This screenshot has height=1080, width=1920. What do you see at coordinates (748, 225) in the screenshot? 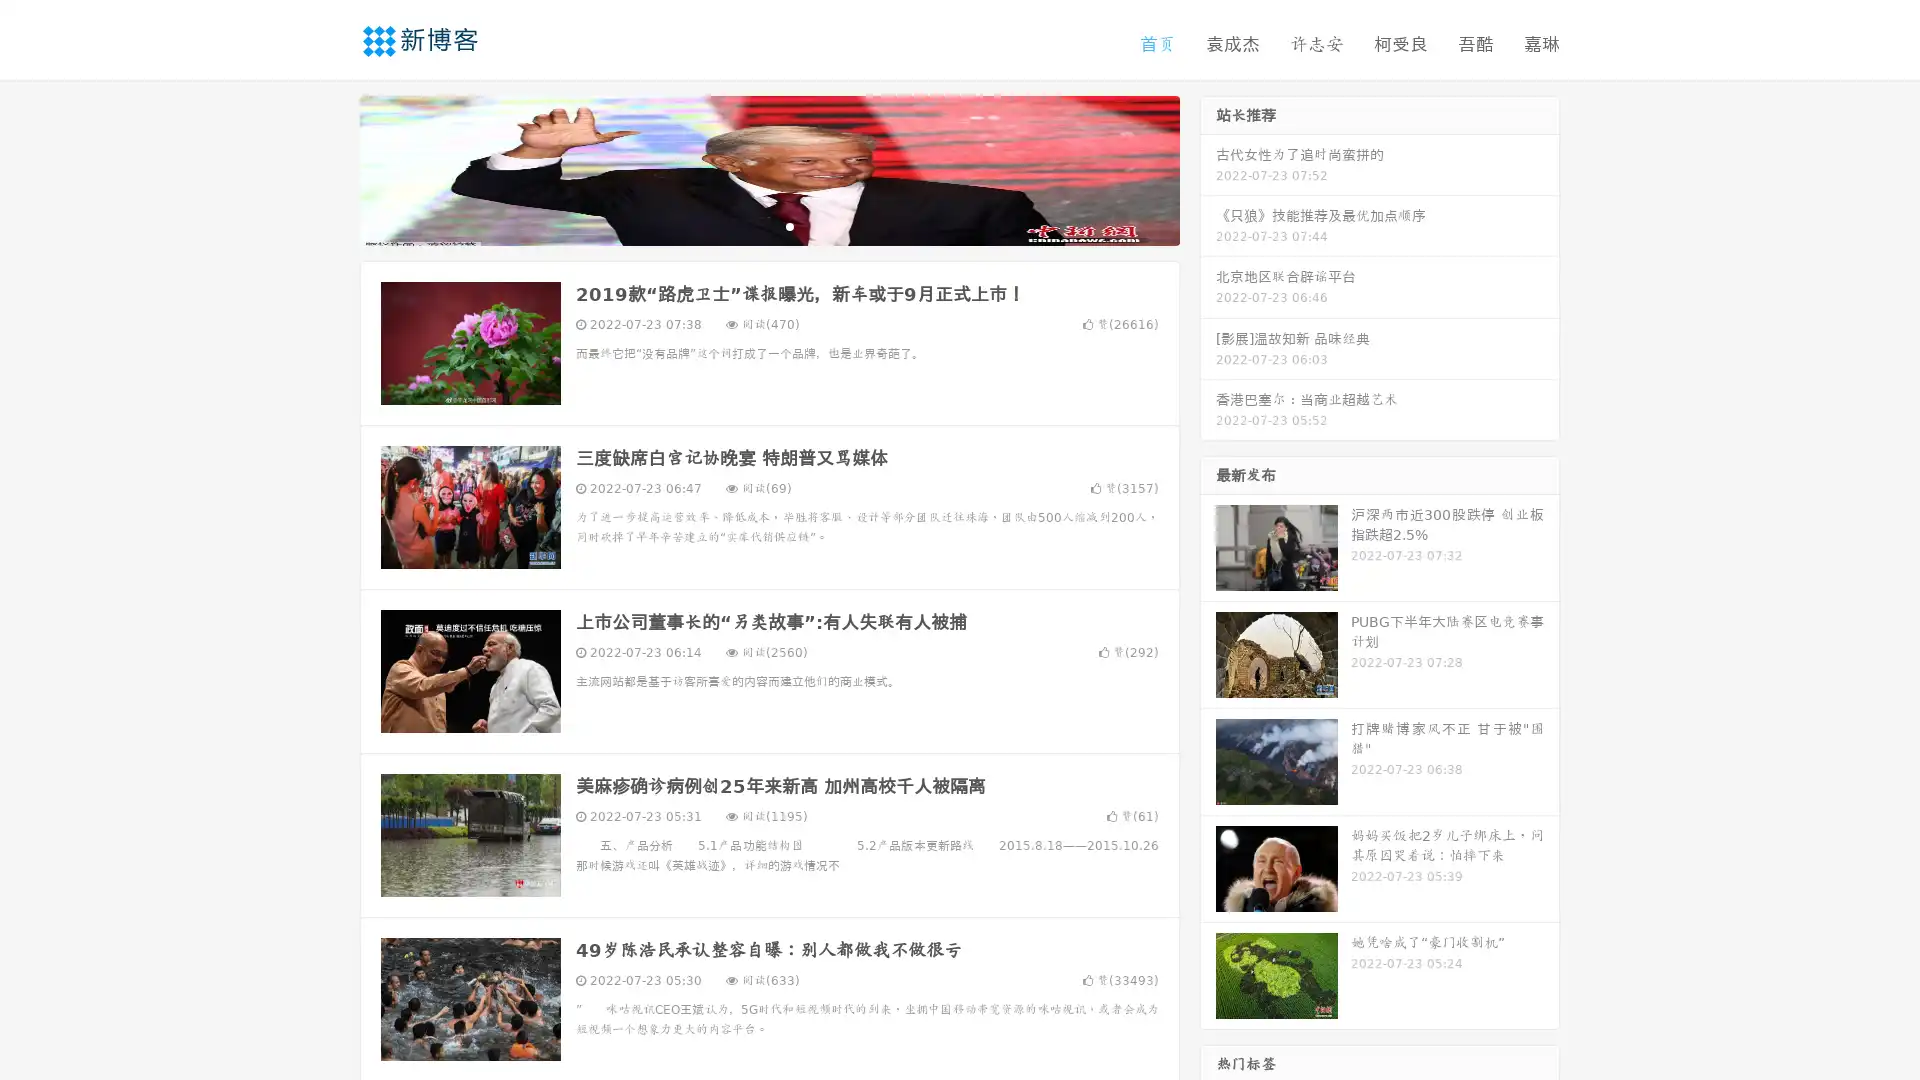
I see `Go to slide 1` at bounding box center [748, 225].